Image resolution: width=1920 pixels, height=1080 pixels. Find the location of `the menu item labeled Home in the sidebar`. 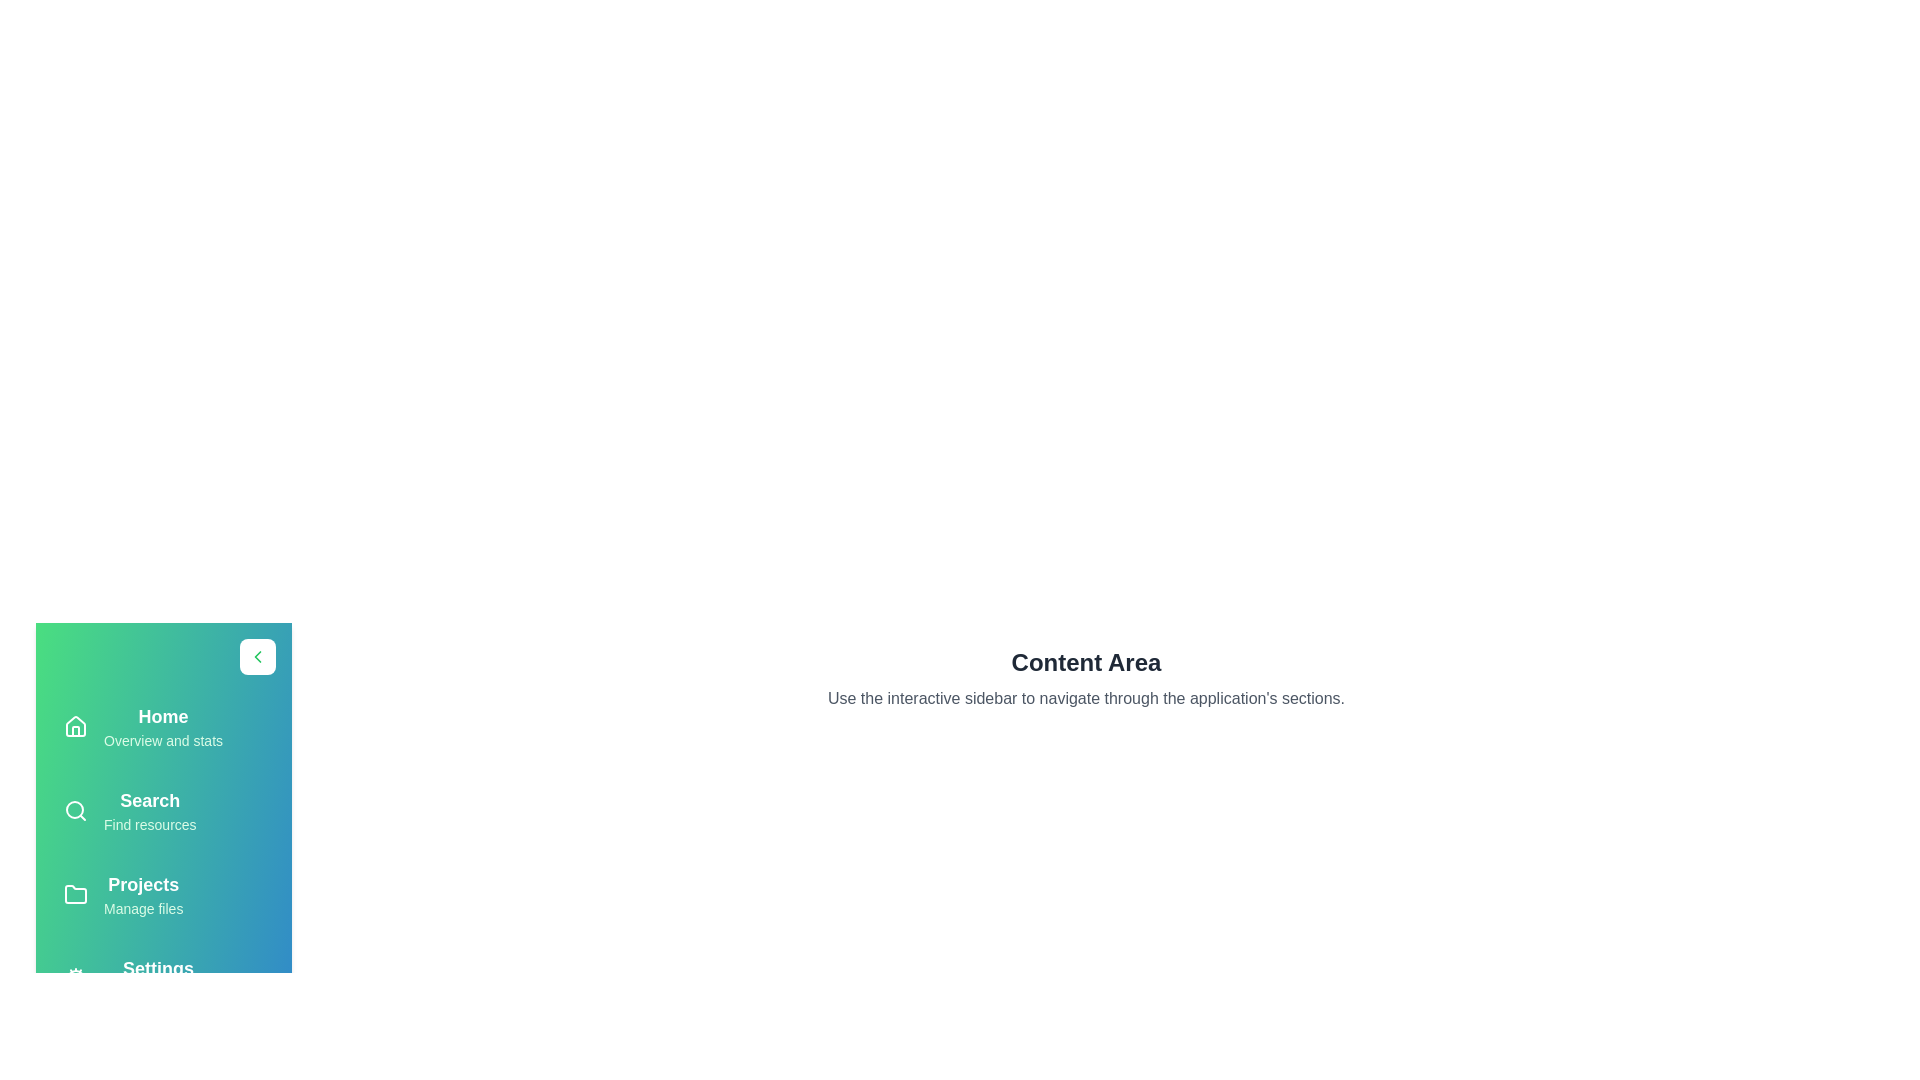

the menu item labeled Home in the sidebar is located at coordinates (163, 726).